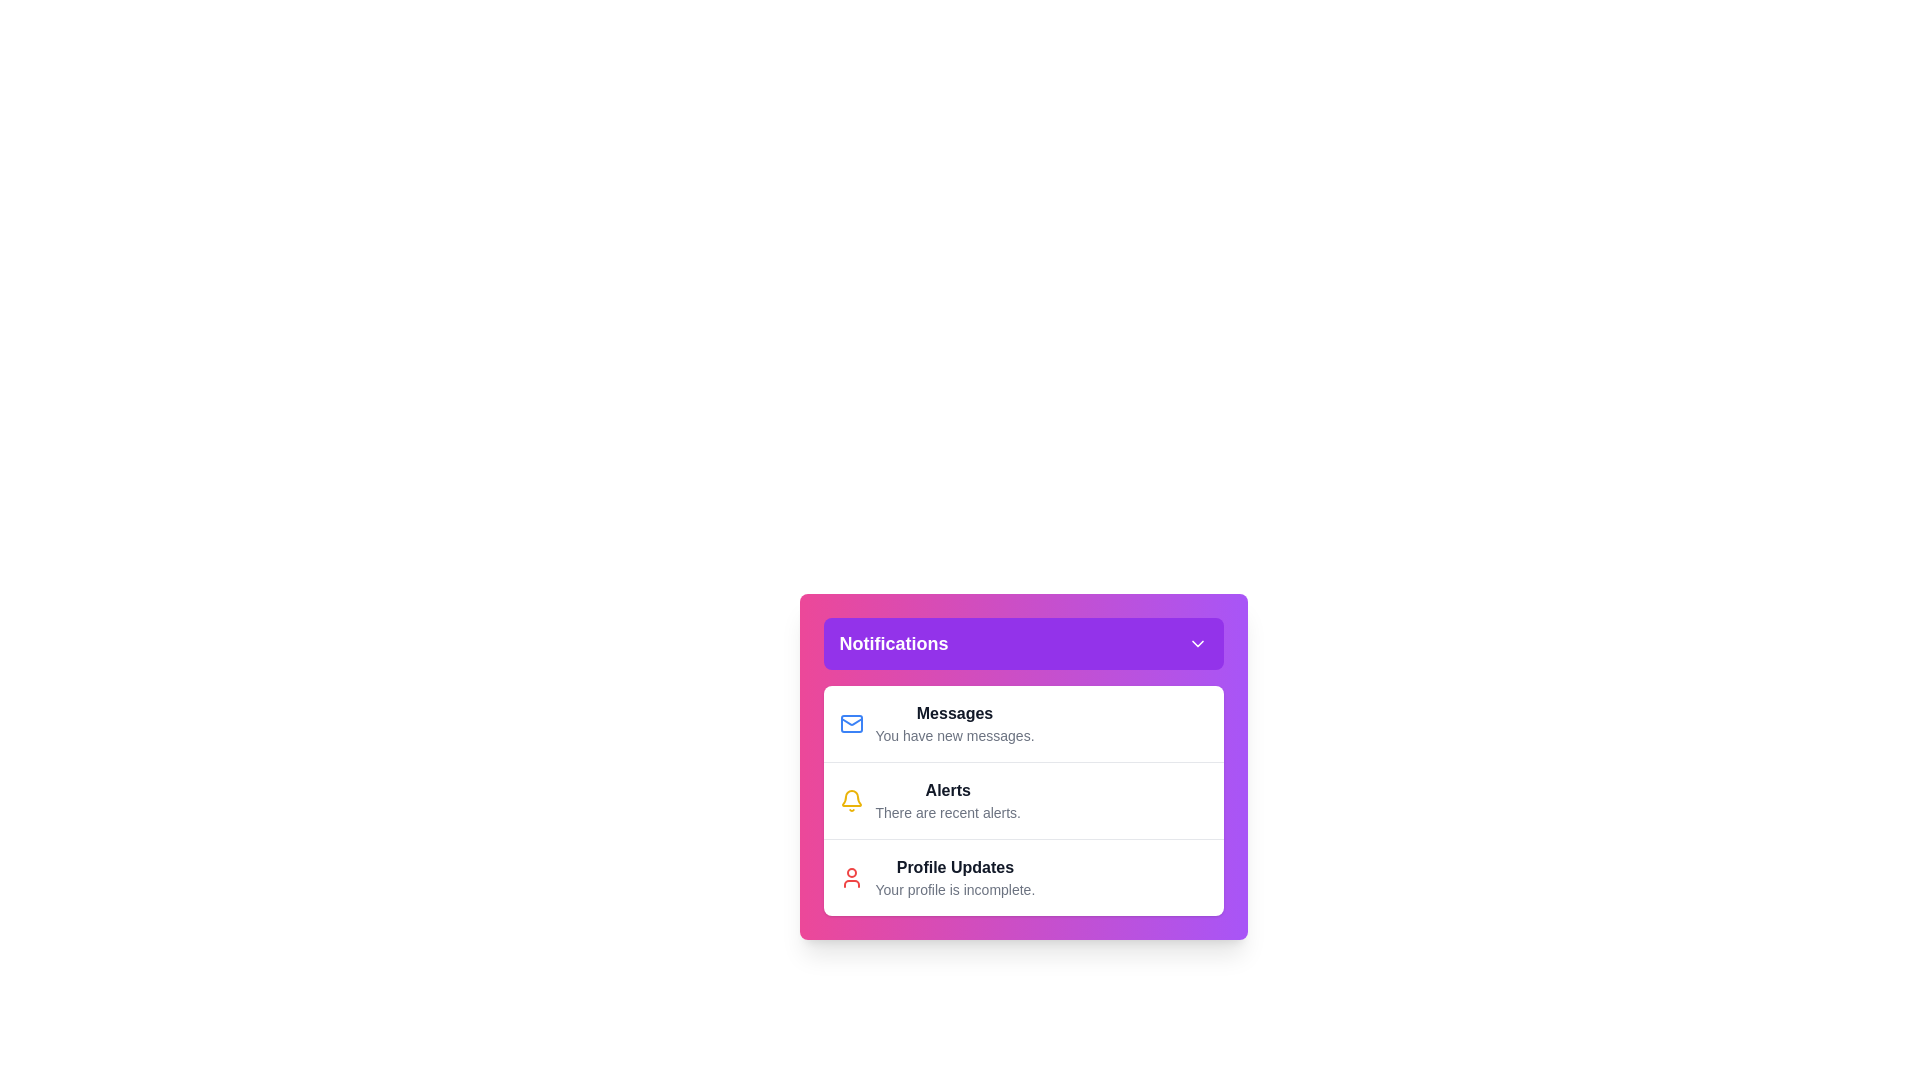 The height and width of the screenshot is (1080, 1920). What do you see at coordinates (851, 877) in the screenshot?
I see `the user silhouette icon, which is styled in red and located in the 'Profile Updates' notification row in the Notifications dropdown` at bounding box center [851, 877].